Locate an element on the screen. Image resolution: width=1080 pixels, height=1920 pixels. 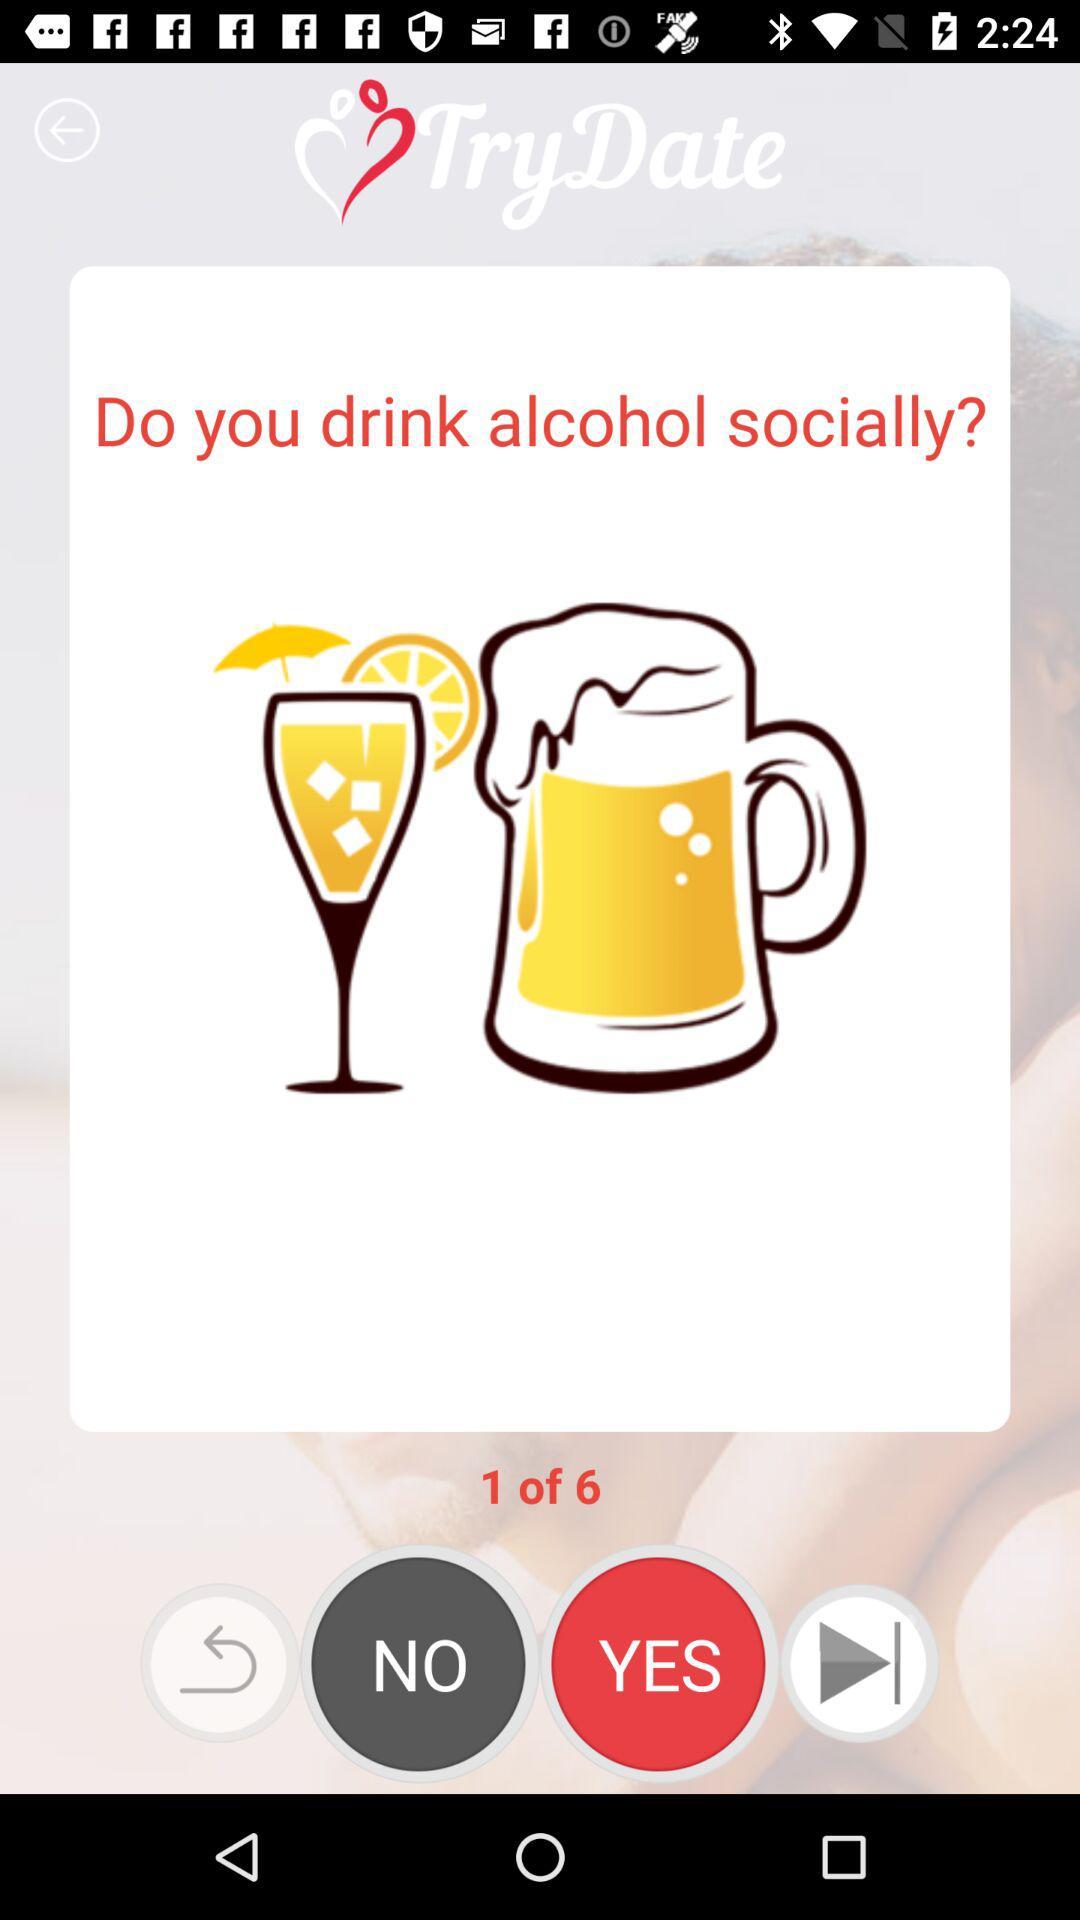
app above do you drink item is located at coordinates (66, 129).